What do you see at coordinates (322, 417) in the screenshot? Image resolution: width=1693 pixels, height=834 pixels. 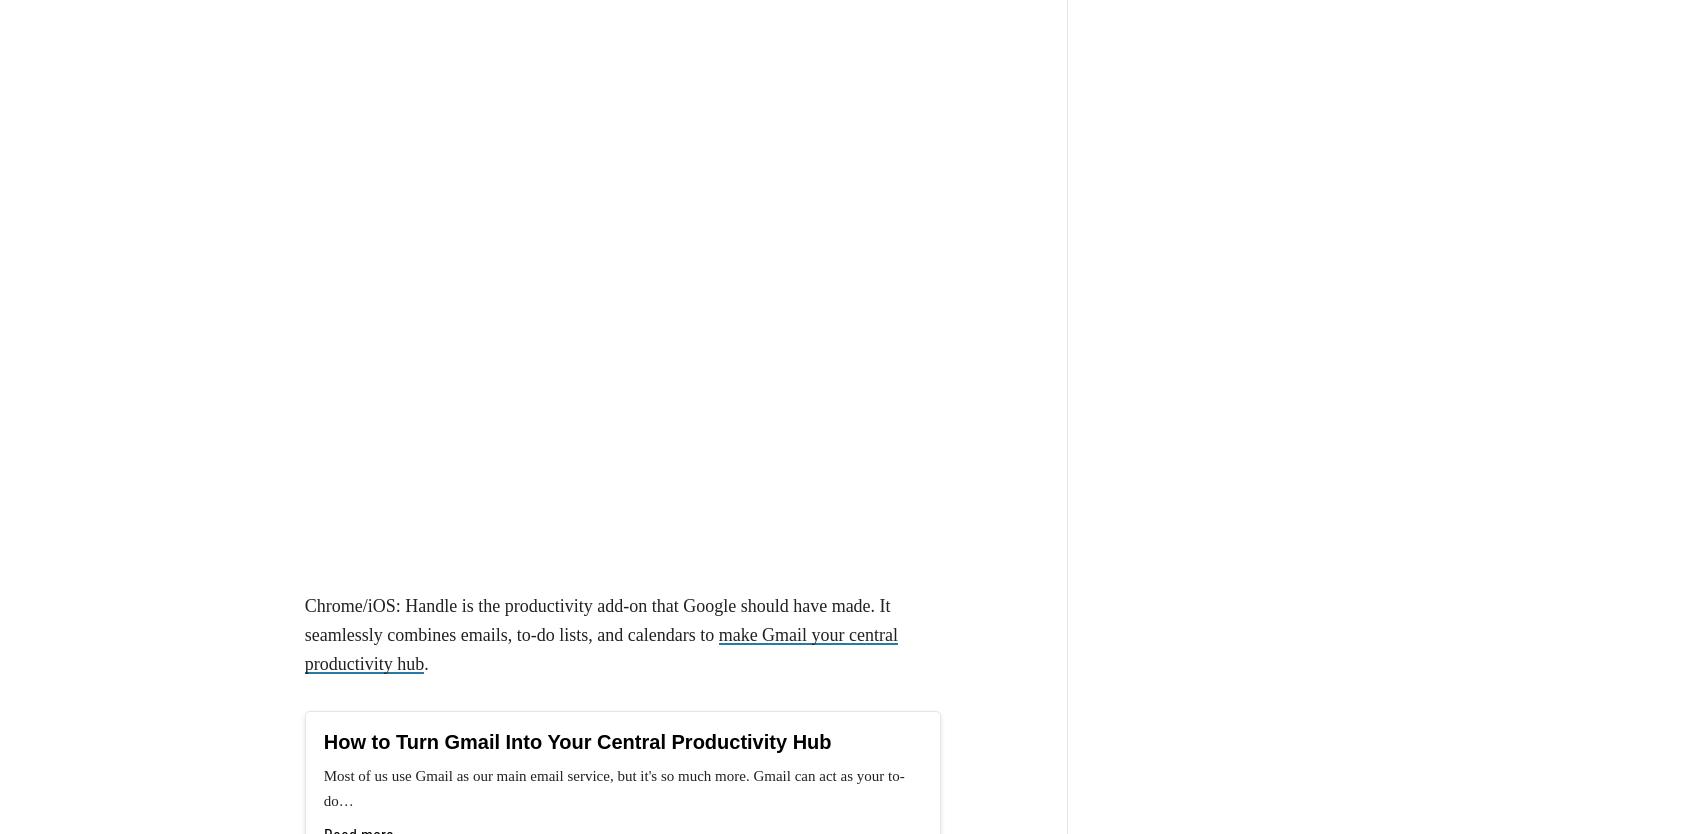 I see `'Most of us use Gmail as our main email service, but it's so much more. Gmail can act as your to-do…'` at bounding box center [322, 417].